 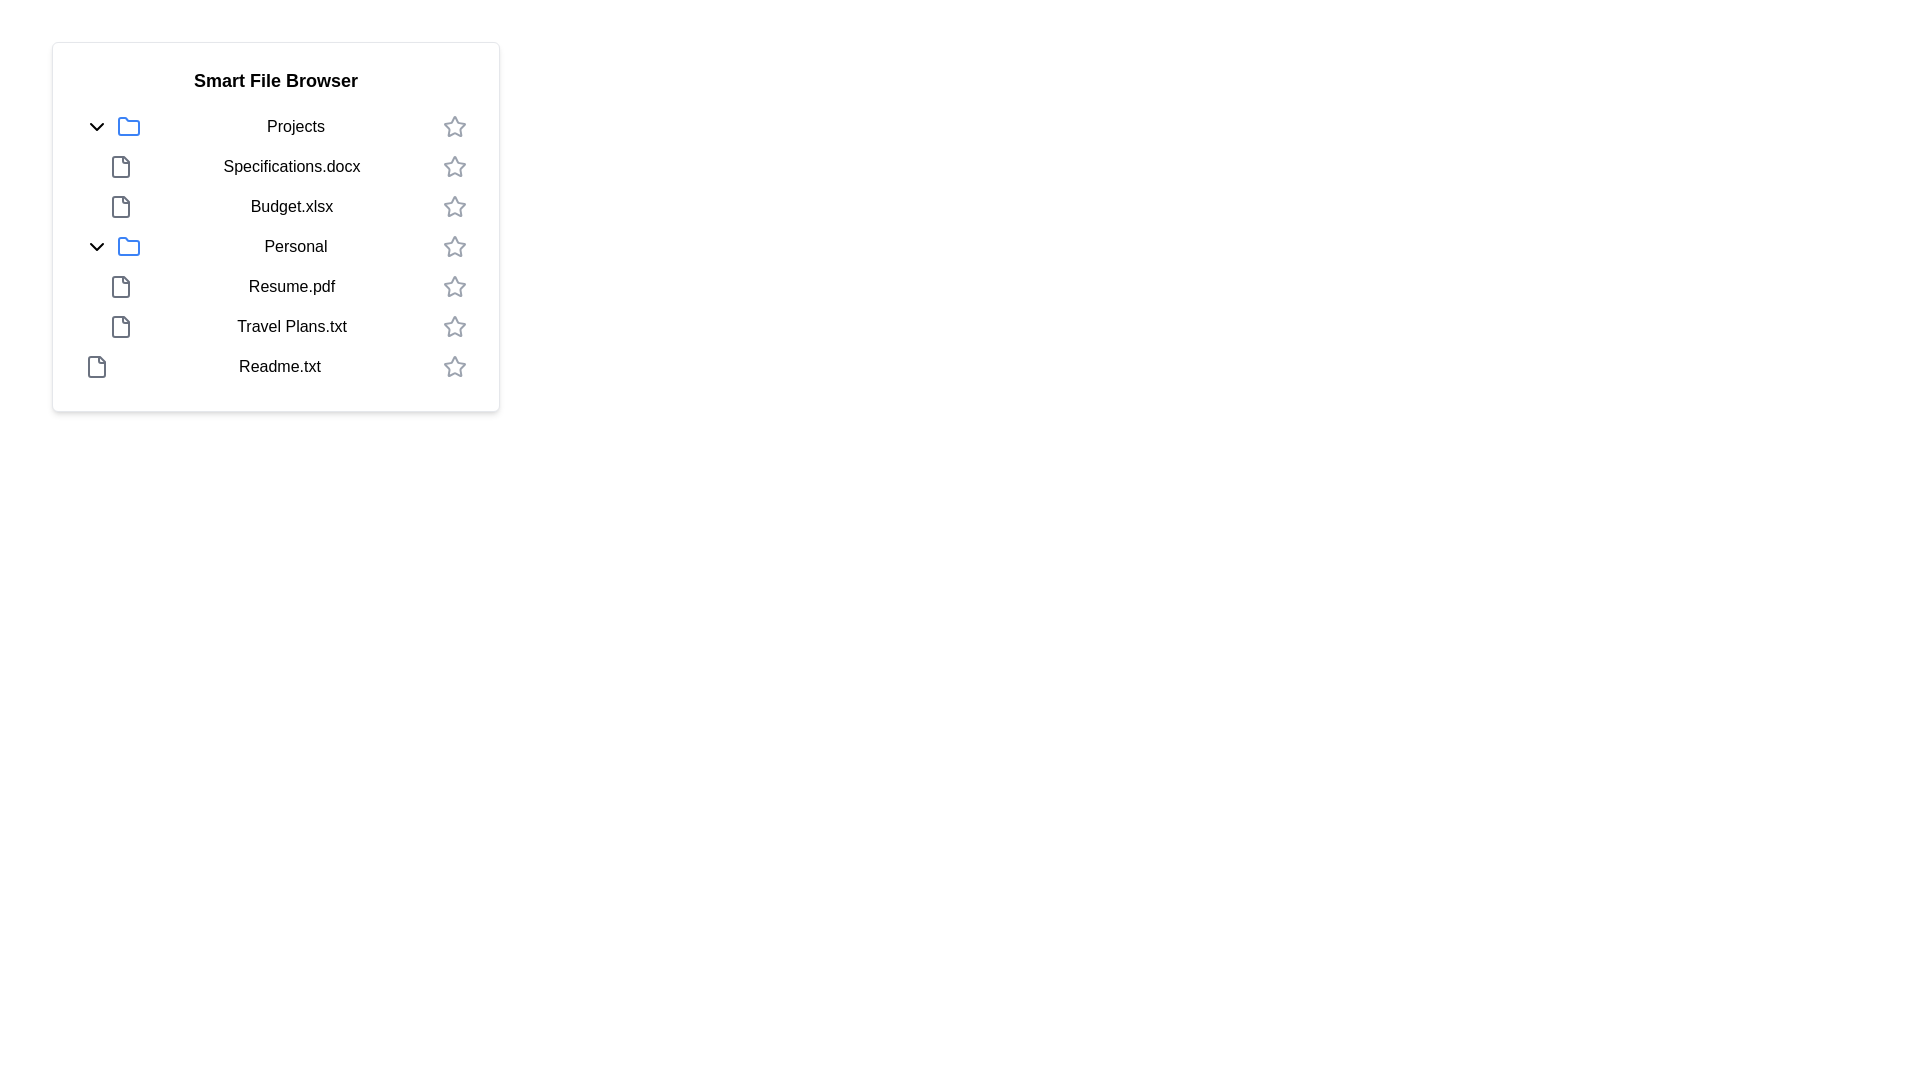 I want to click on the file icon SVG graphic element located in the first vertical row of icons, specifically positioned below the 'Personal' folder icon and above the 'Resume.pdf' label, so click(x=119, y=286).